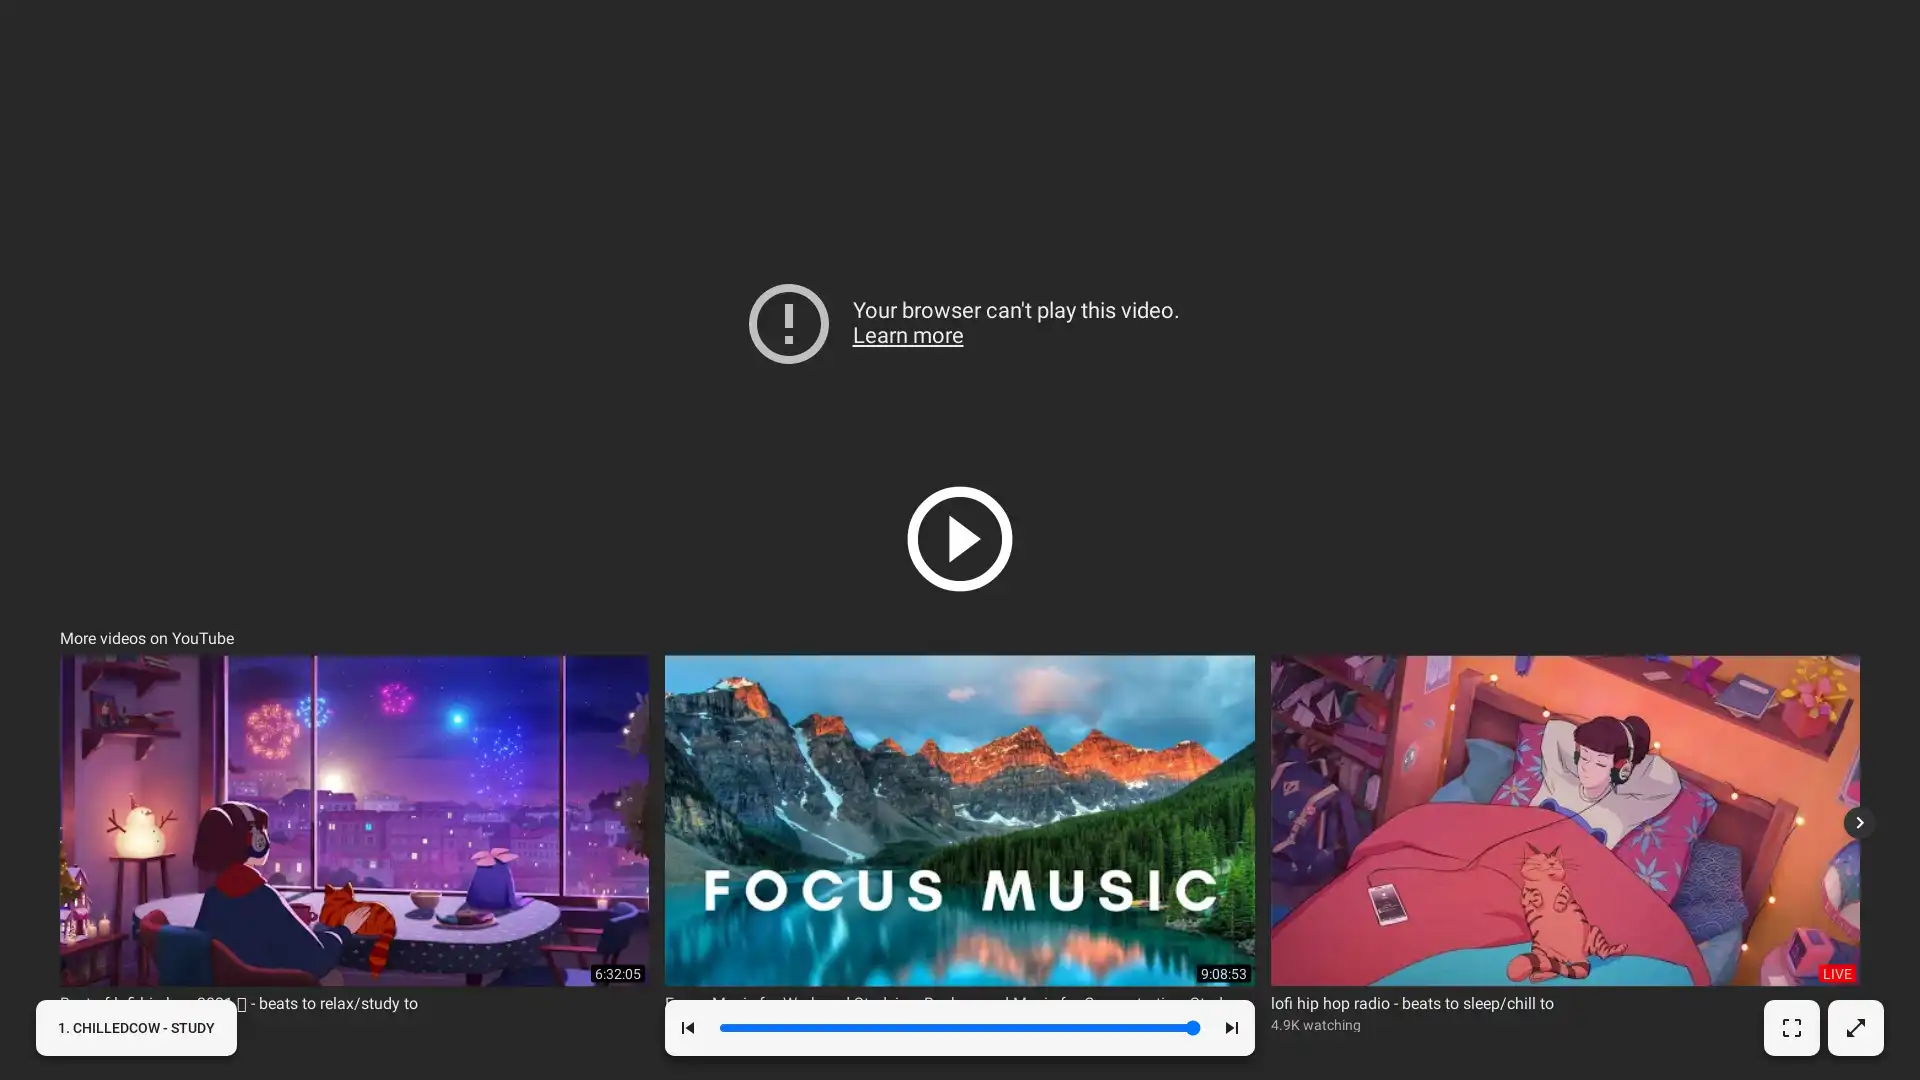 The image size is (1920, 1080). I want to click on crop_free, so click(1790, 1028).